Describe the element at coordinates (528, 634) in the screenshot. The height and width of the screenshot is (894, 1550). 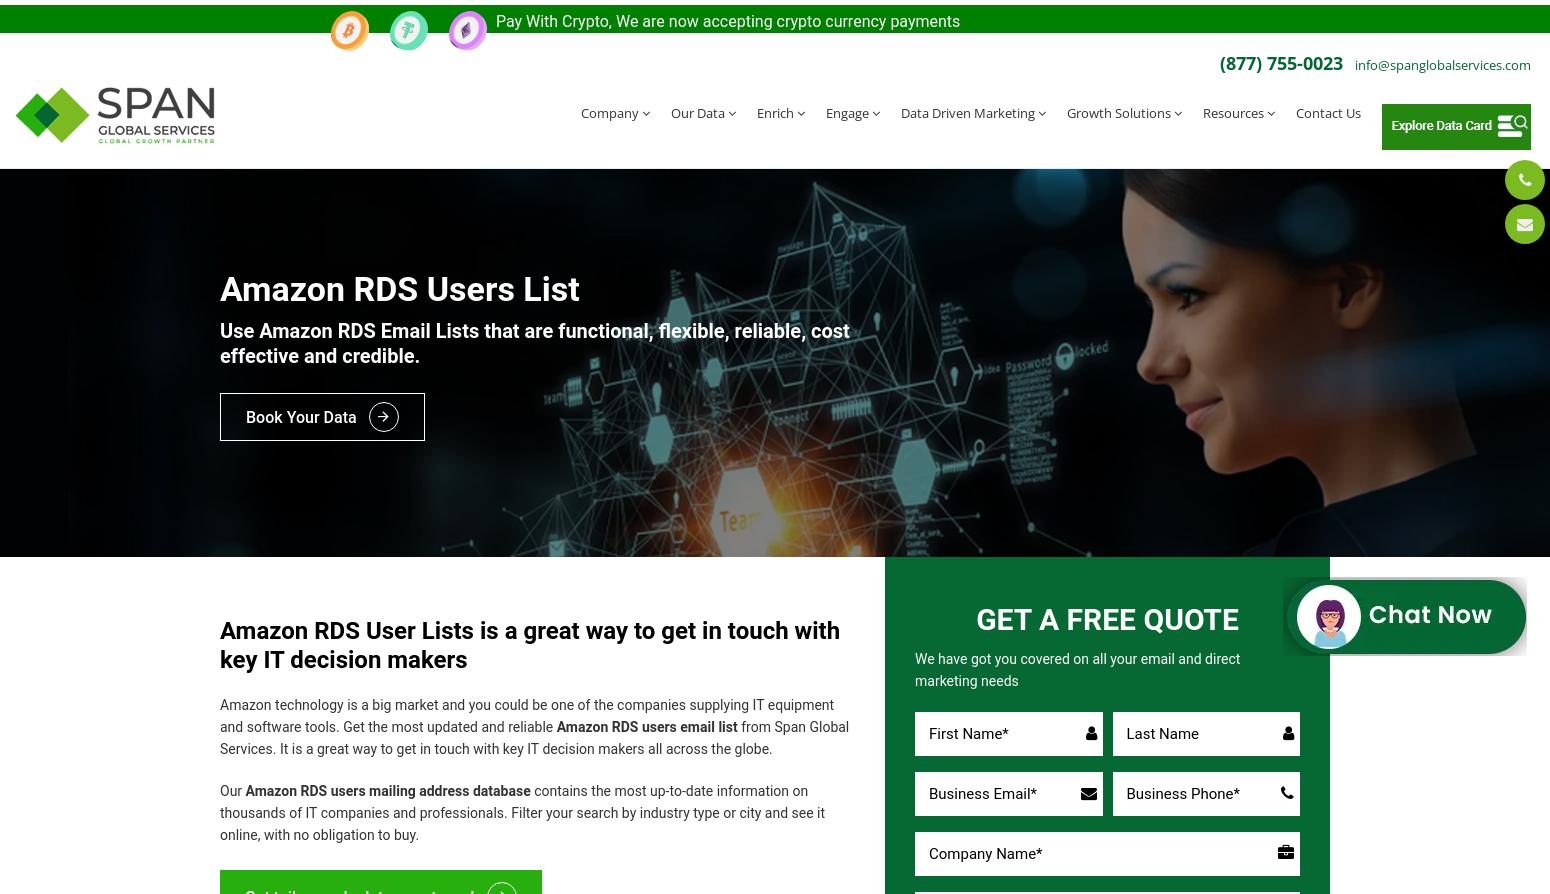
I see `'Amazon RDS User Lists is a great way to get in touch with key IT decision makers'` at that location.